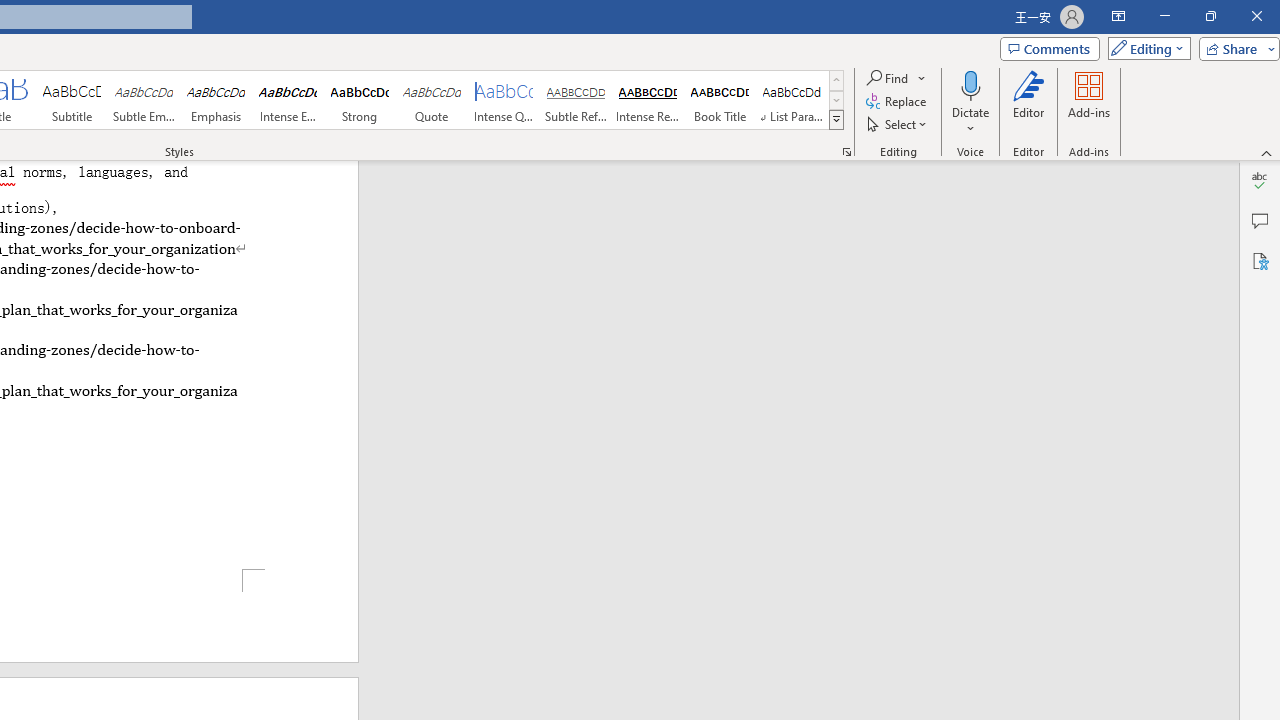 Image resolution: width=1280 pixels, height=720 pixels. Describe the element at coordinates (647, 100) in the screenshot. I see `'Intense Reference'` at that location.